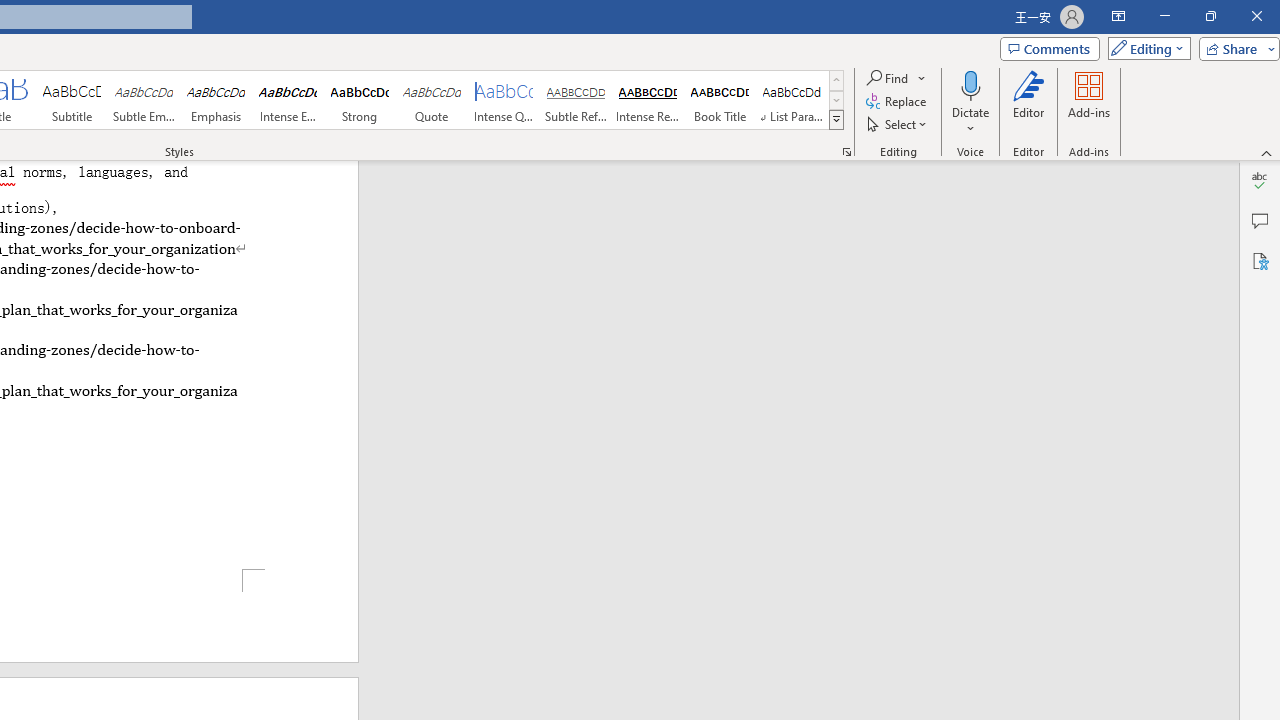 Image resolution: width=1280 pixels, height=720 pixels. Describe the element at coordinates (647, 100) in the screenshot. I see `'Intense Reference'` at that location.